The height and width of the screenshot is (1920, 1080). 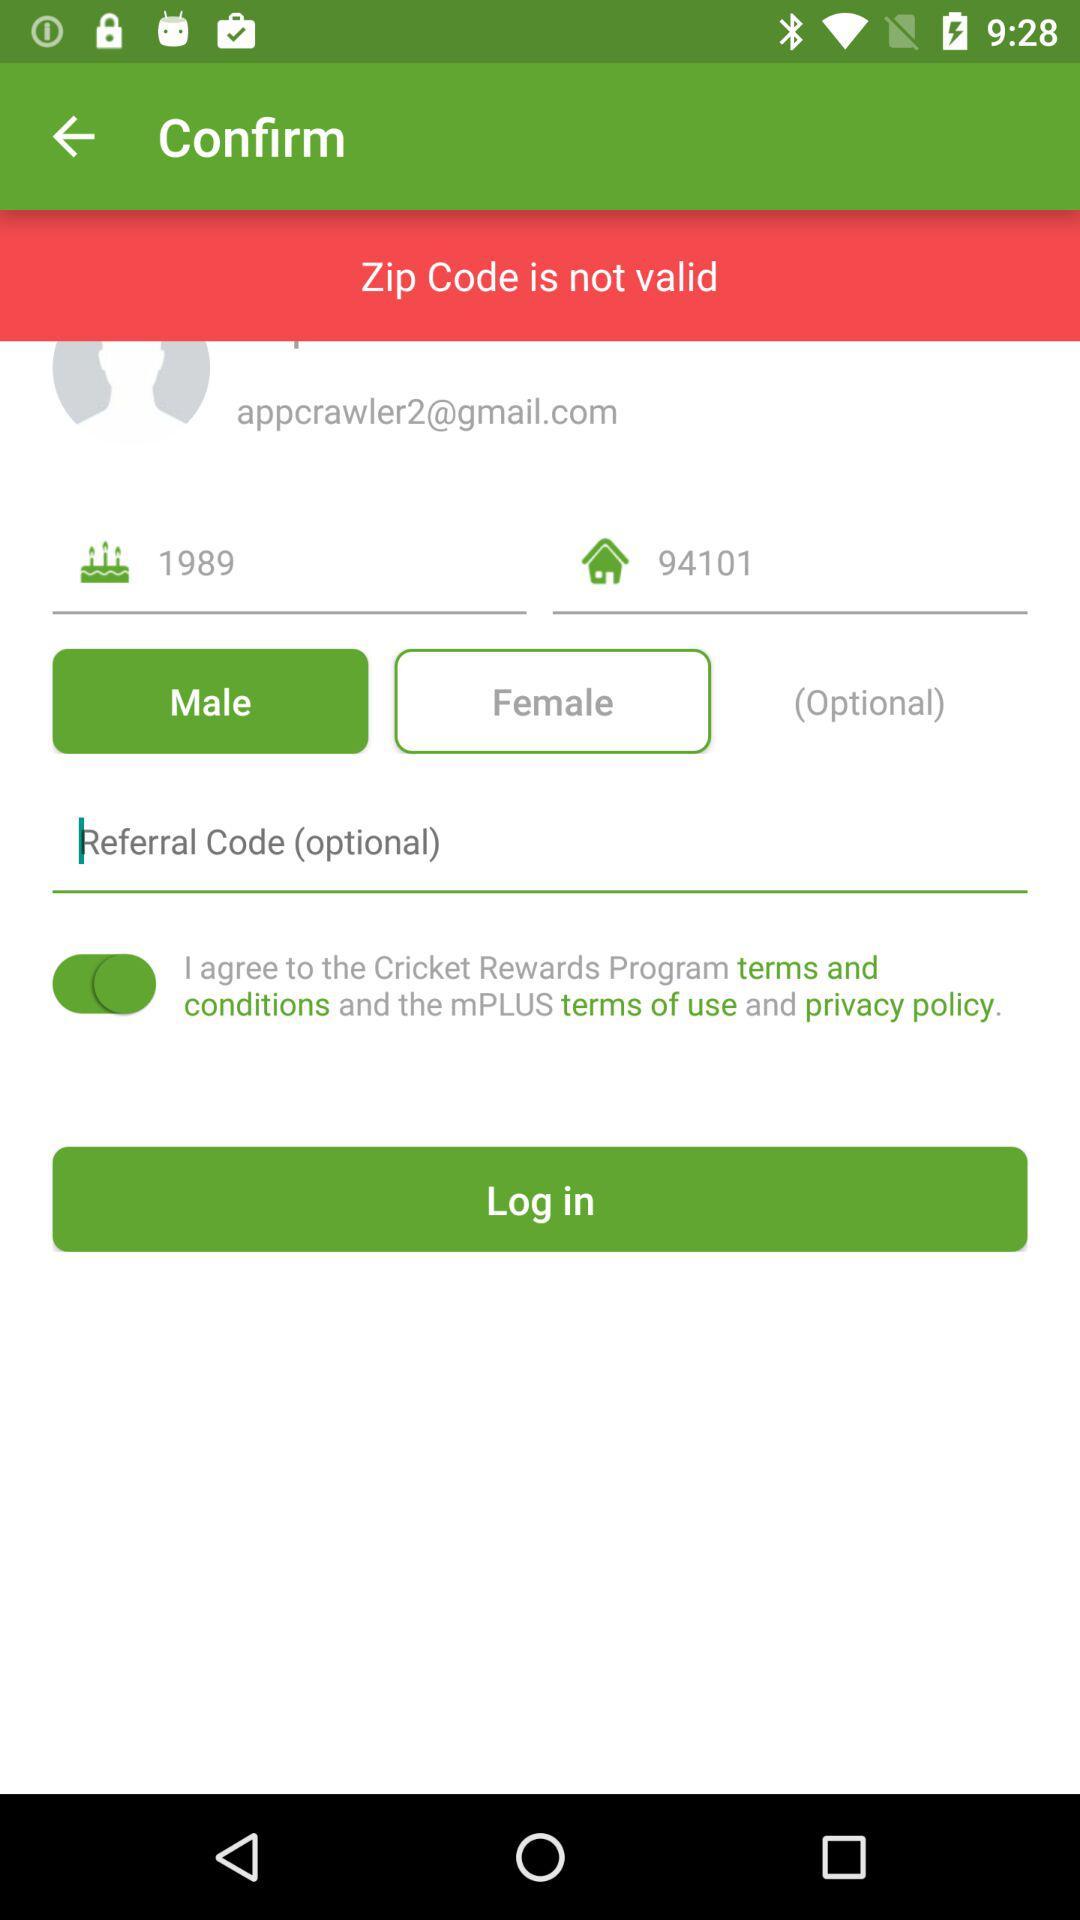 What do you see at coordinates (842, 560) in the screenshot?
I see `94101 item` at bounding box center [842, 560].